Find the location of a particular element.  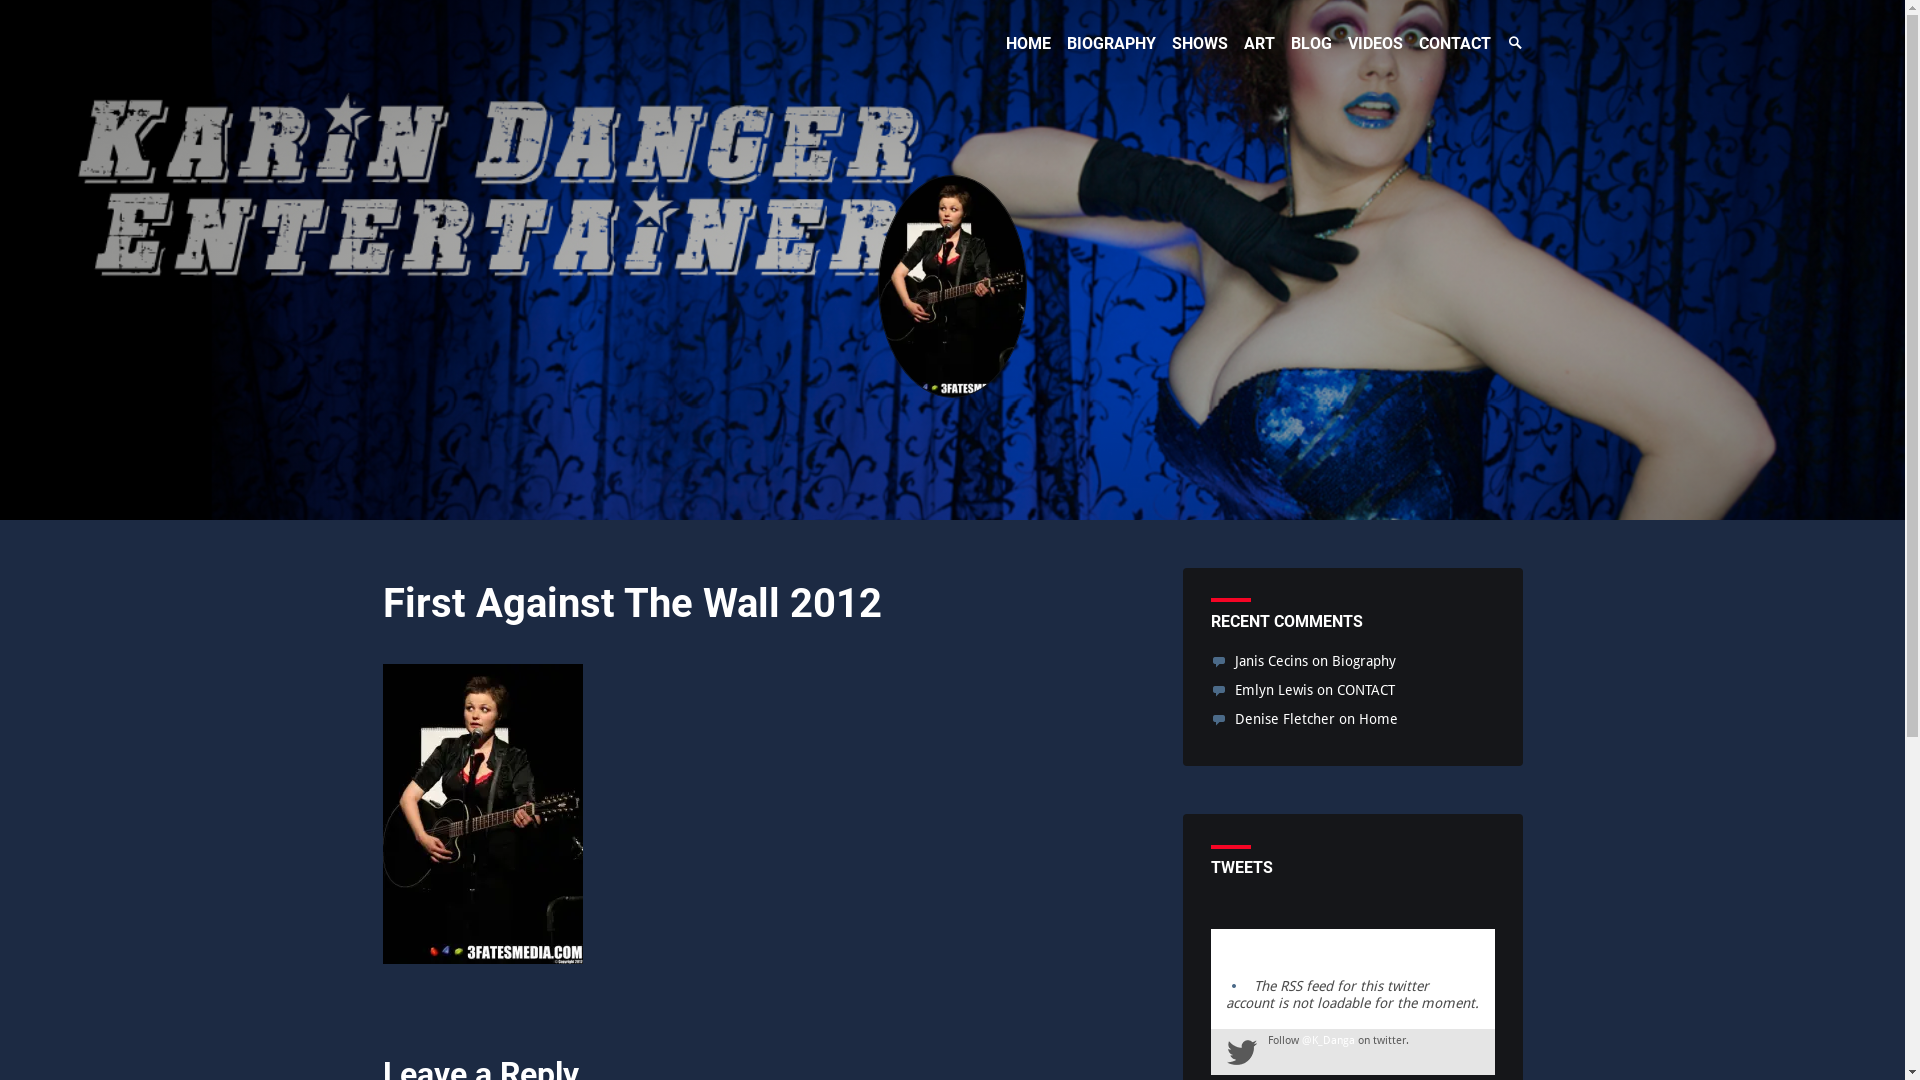

'Biography' is located at coordinates (1331, 660).